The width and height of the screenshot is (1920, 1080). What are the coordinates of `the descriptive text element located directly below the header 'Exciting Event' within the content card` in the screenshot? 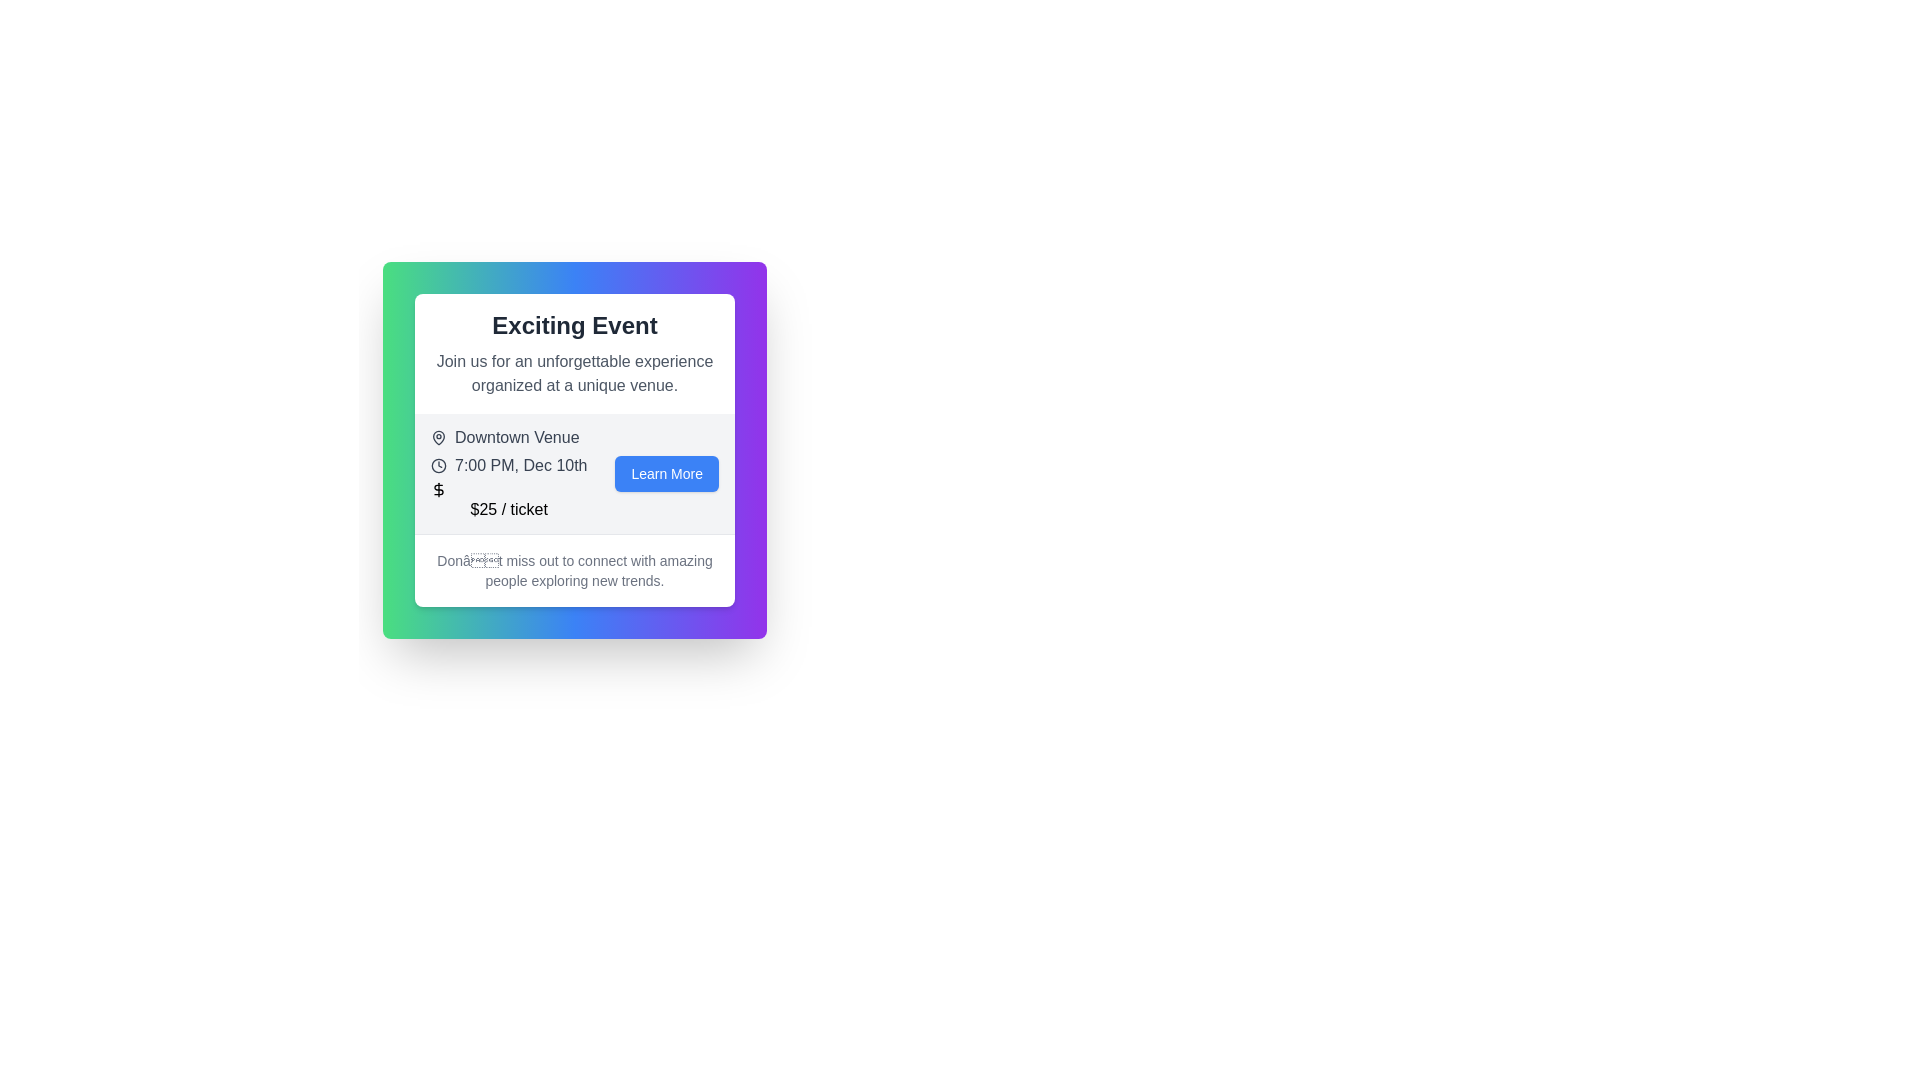 It's located at (574, 374).